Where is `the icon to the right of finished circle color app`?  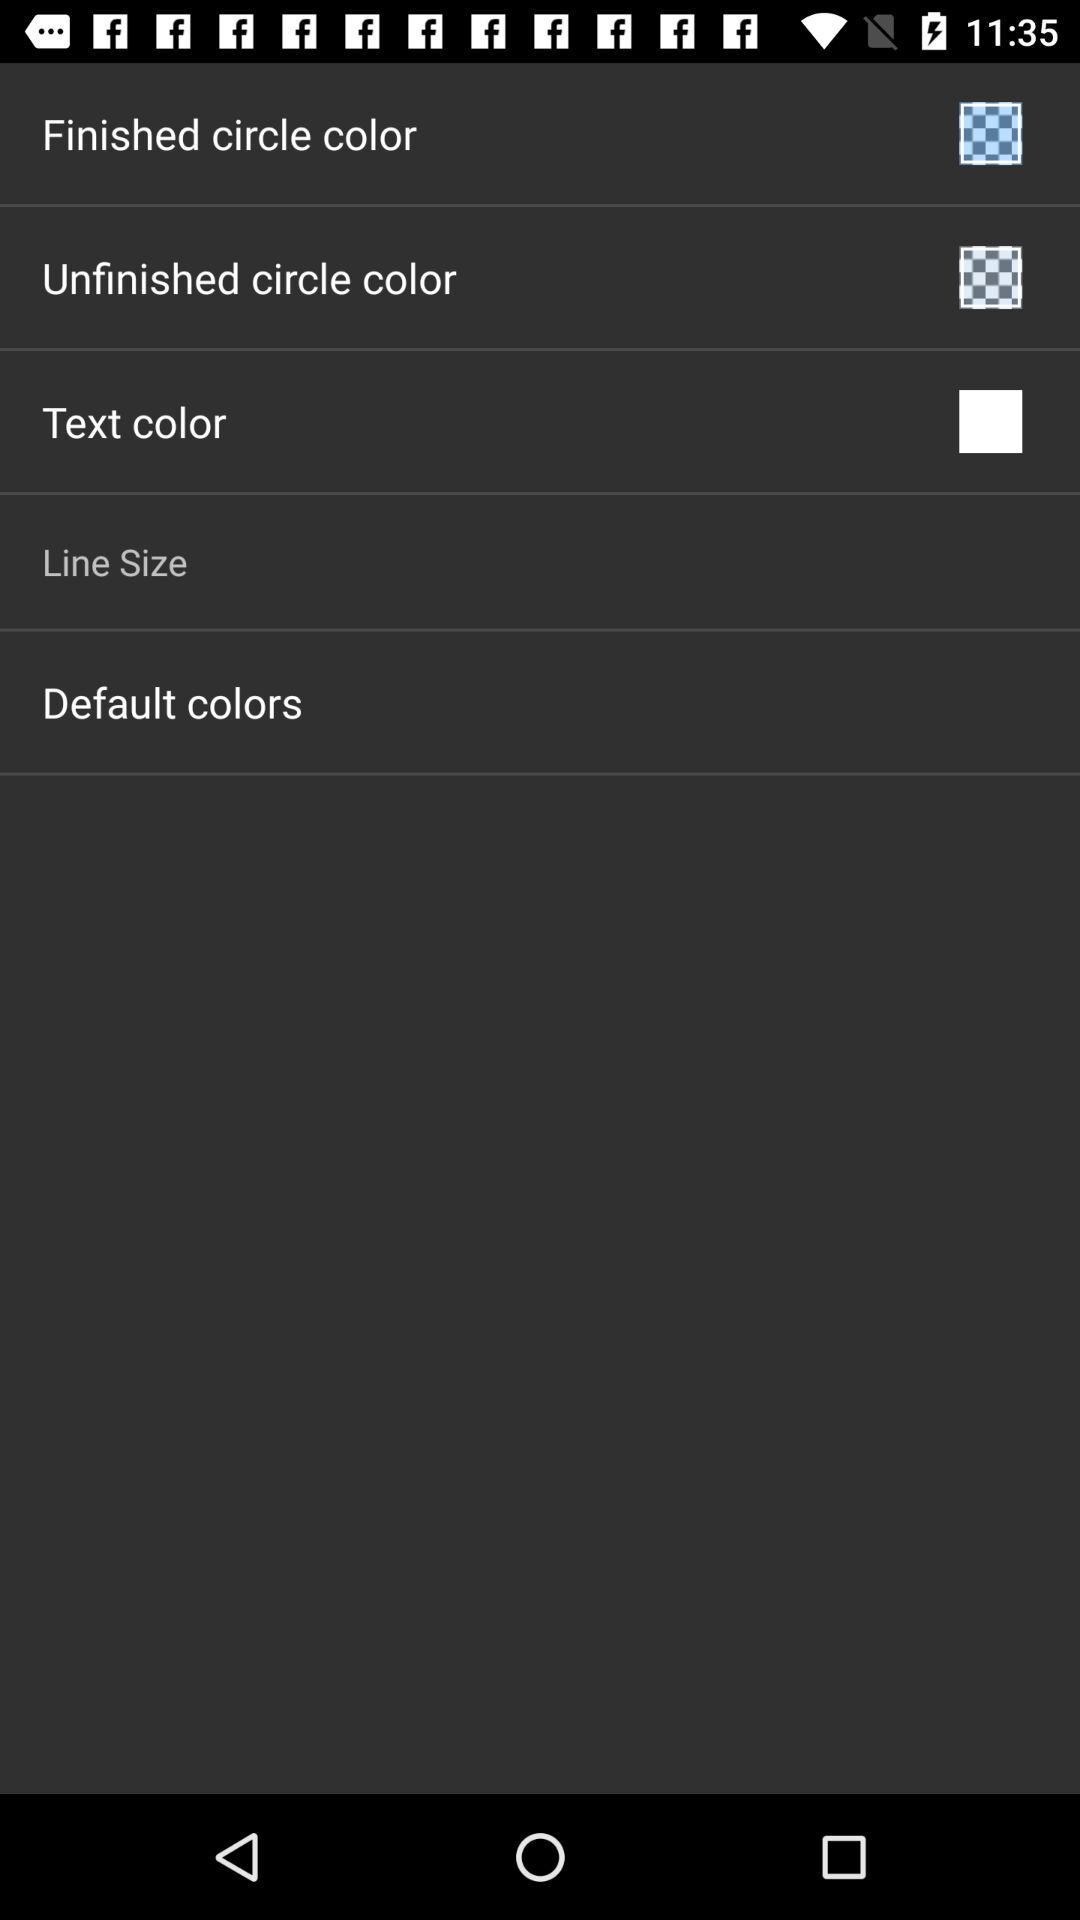 the icon to the right of finished circle color app is located at coordinates (990, 132).